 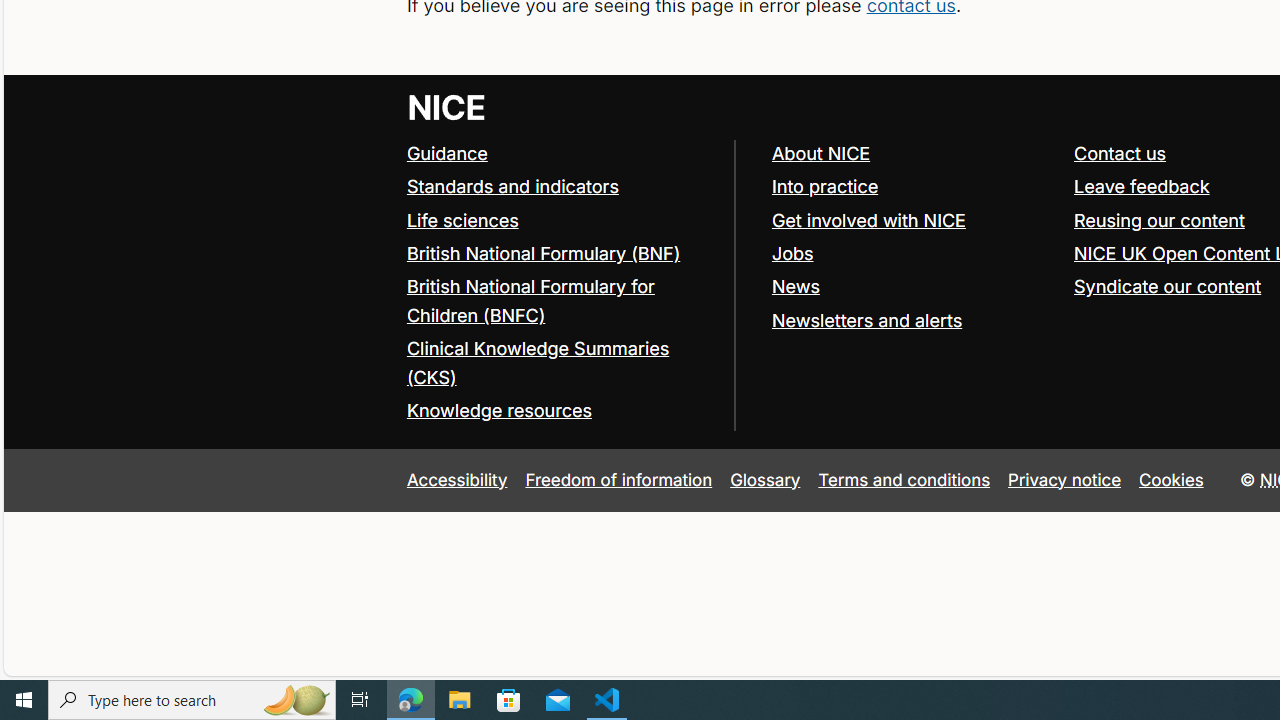 I want to click on 'Get involved with NICE', so click(x=868, y=219).